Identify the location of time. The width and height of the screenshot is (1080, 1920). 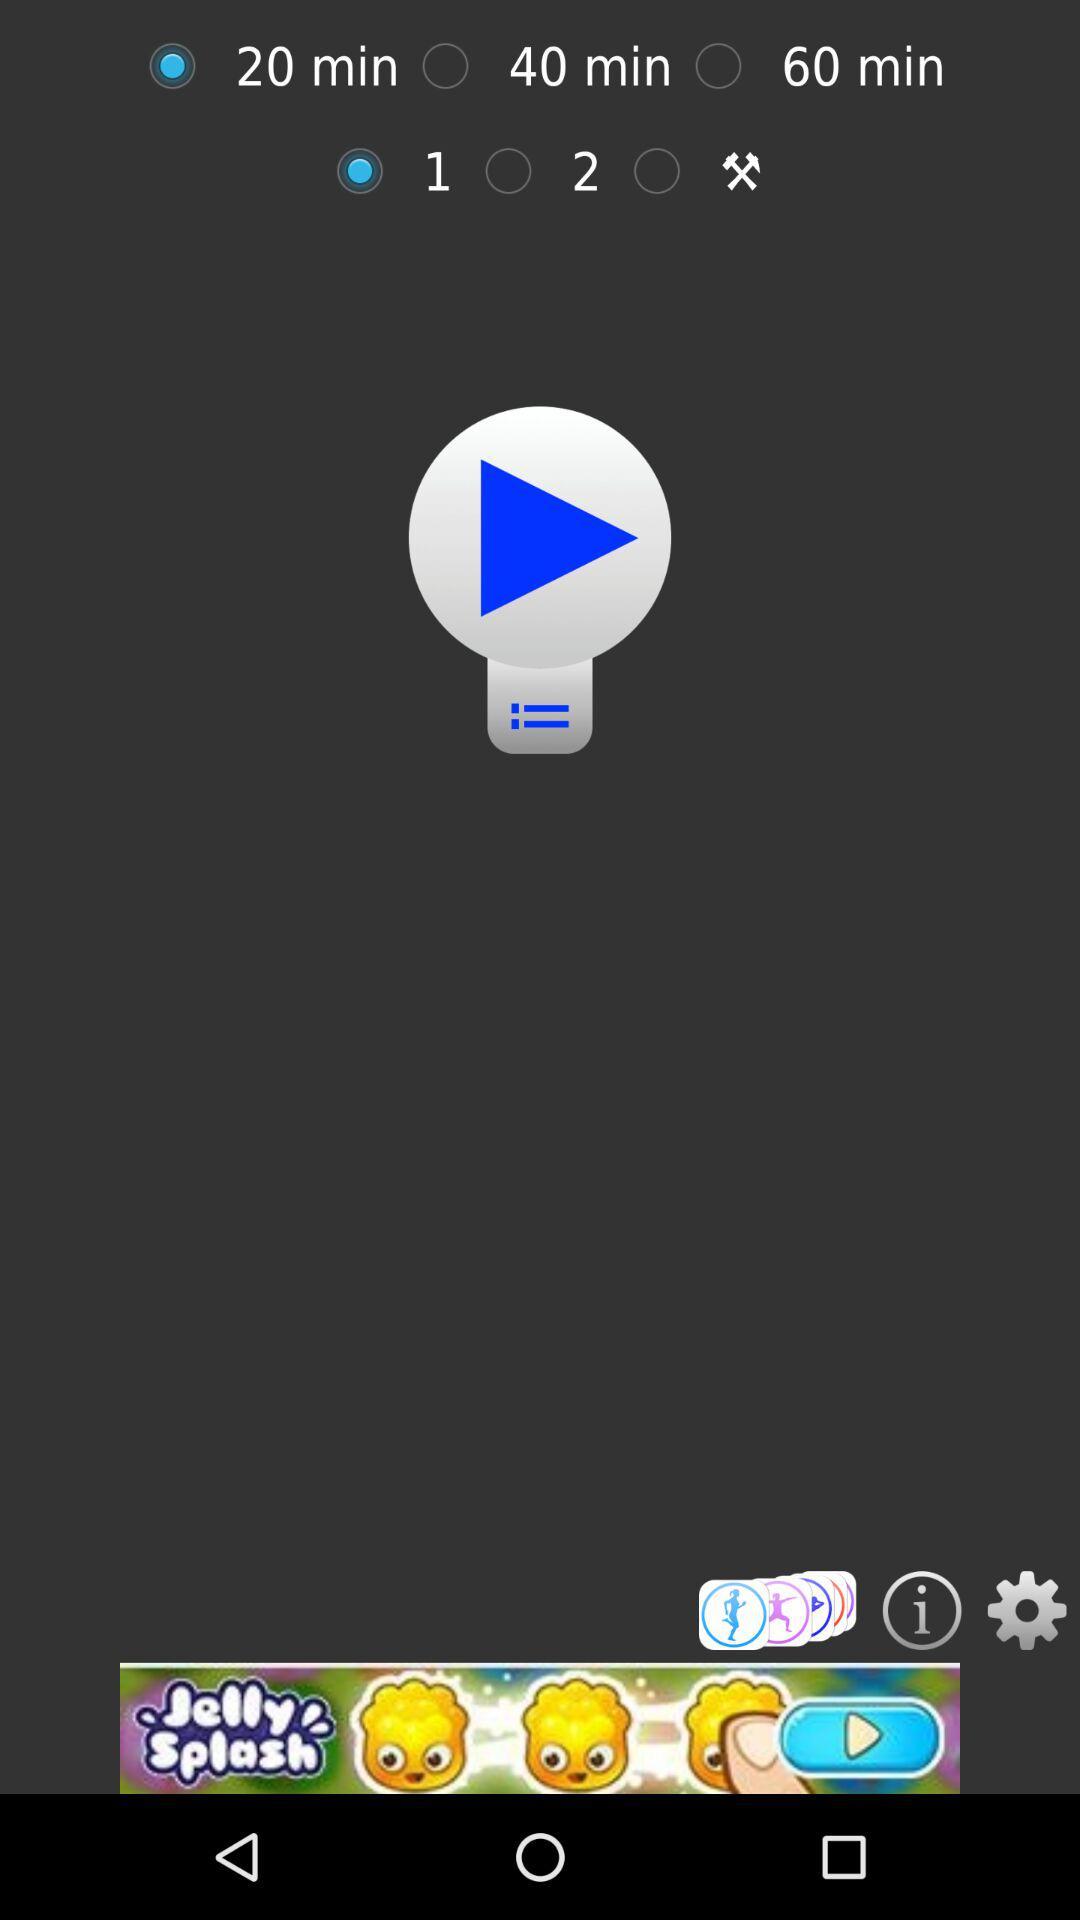
(776, 1610).